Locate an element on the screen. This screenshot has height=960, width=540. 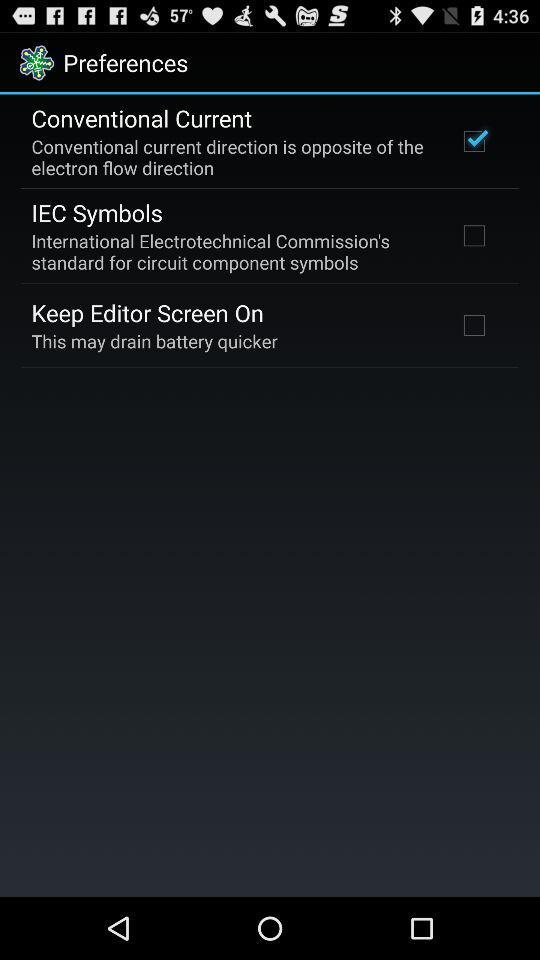
the icon above the keep editor screen app is located at coordinates (230, 250).